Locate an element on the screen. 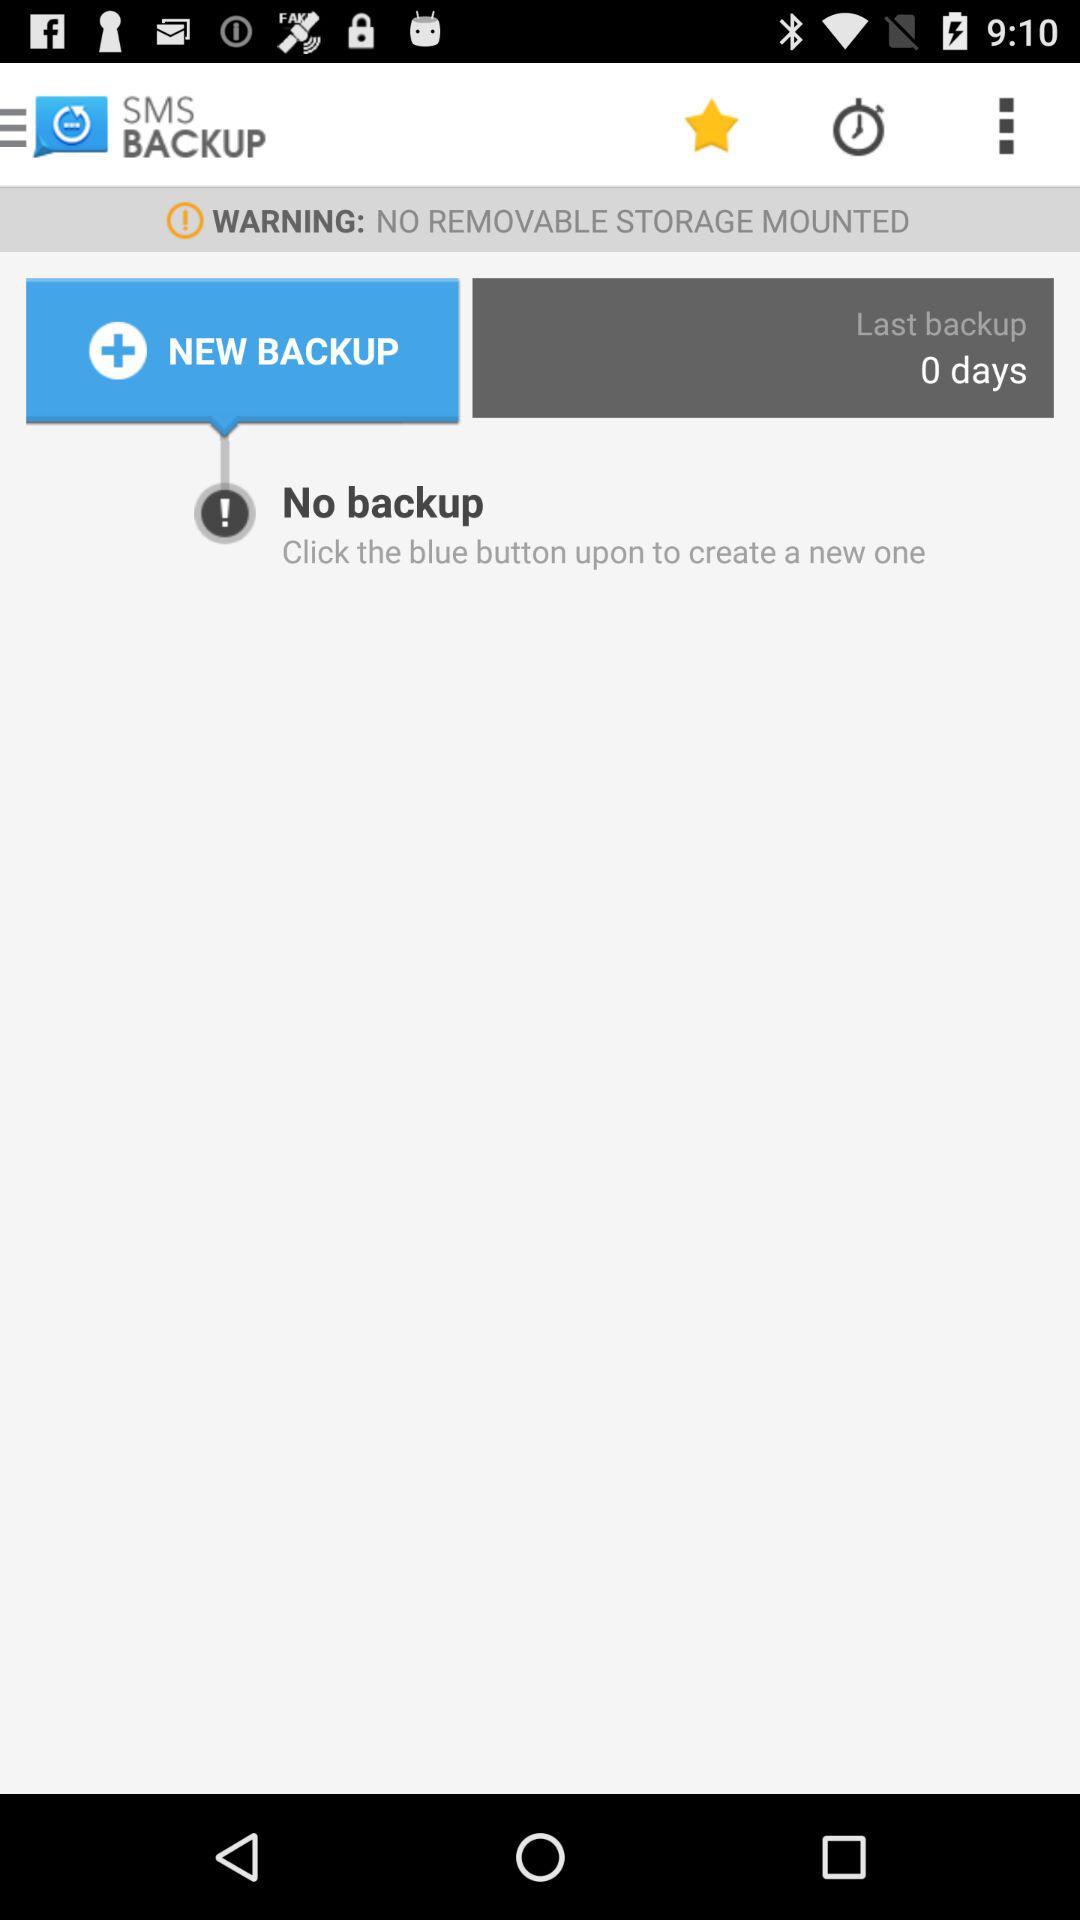 Image resolution: width=1080 pixels, height=1920 pixels. item next to the last backup icon is located at coordinates (283, 350).